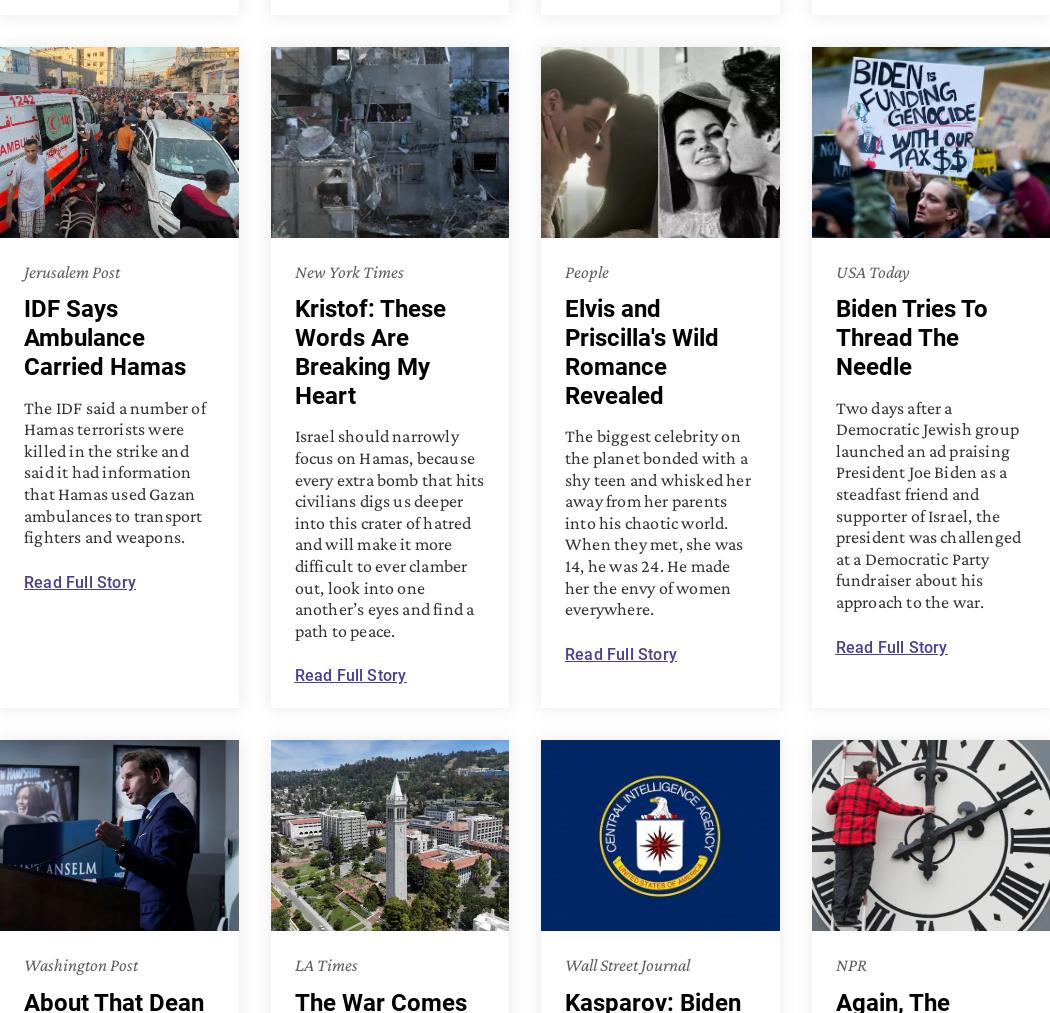  Describe the element at coordinates (113, 470) in the screenshot. I see `'The IDF said a number of Hamas terrorists were killed in the strike and said it had information that Hamas used Gazan ambulances to transport fighters and weapons.'` at that location.